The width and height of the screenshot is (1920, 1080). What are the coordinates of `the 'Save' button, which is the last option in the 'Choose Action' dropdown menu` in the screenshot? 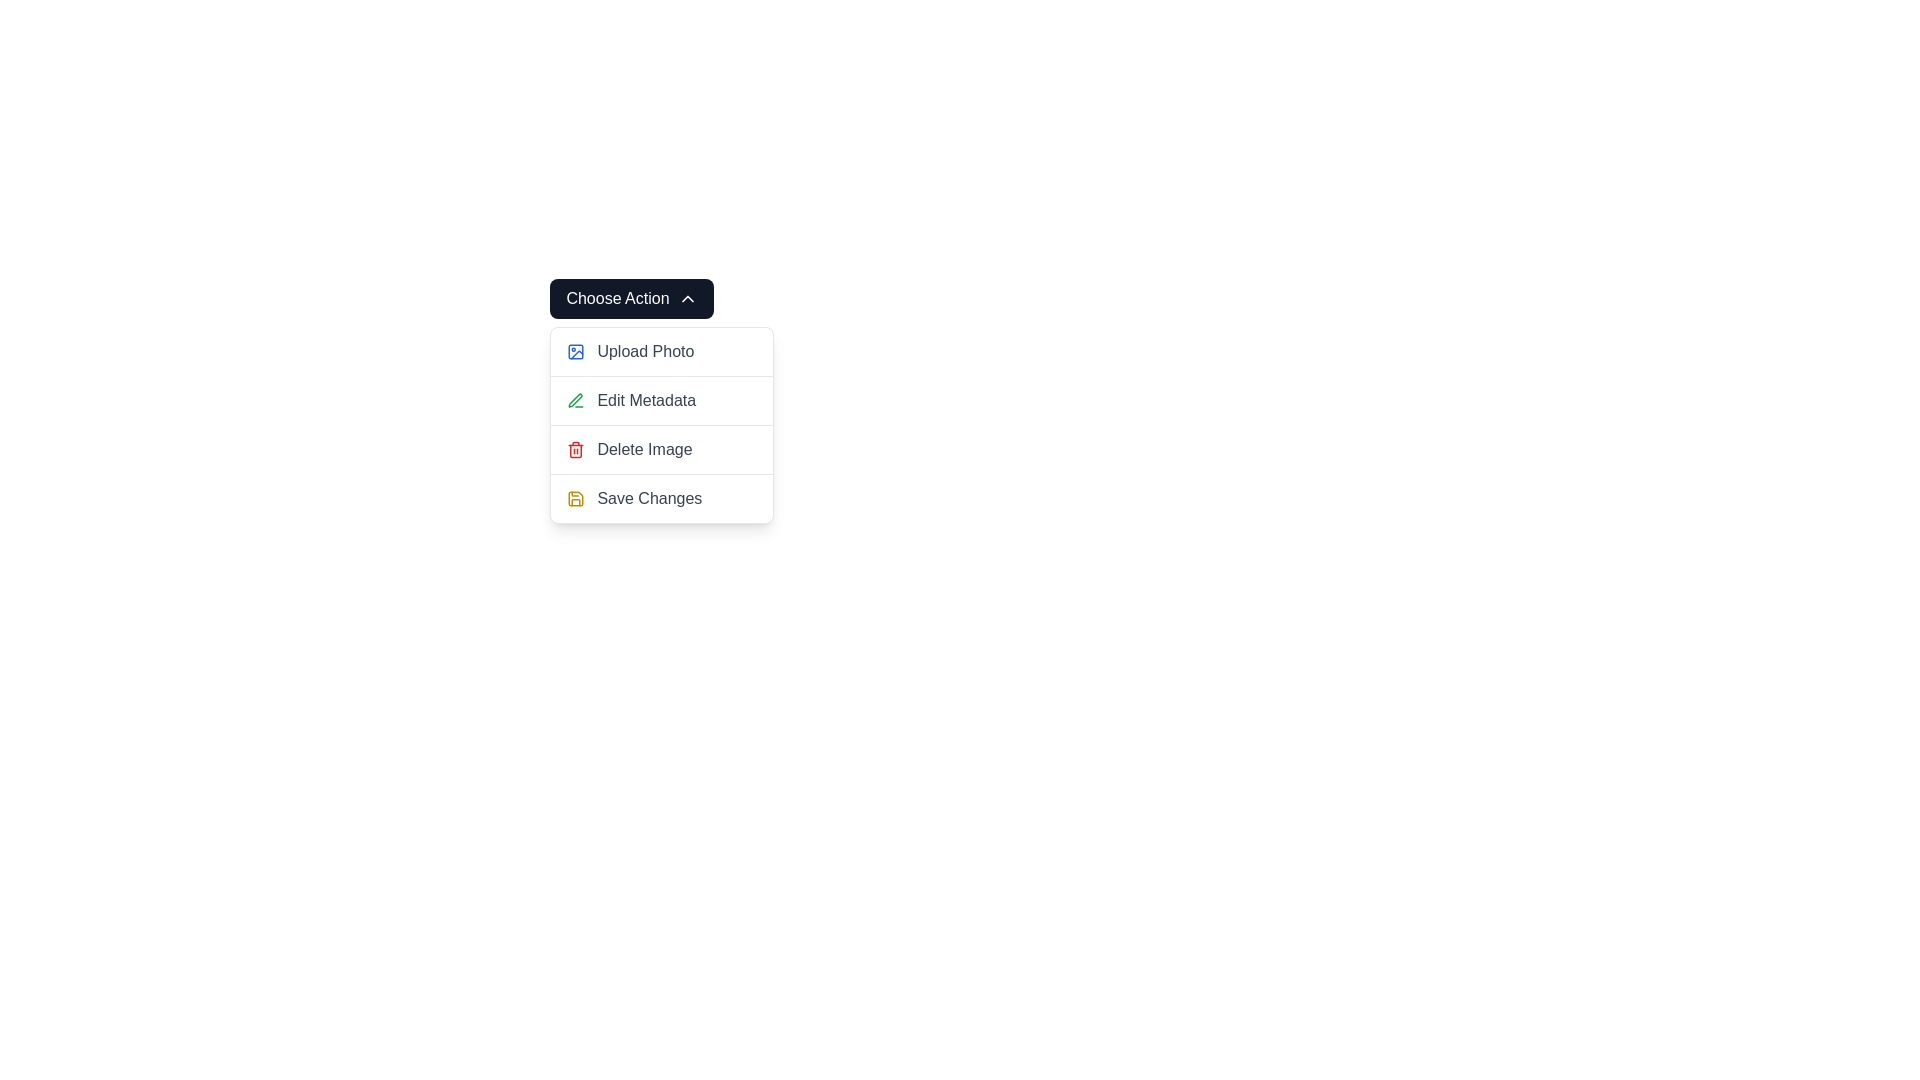 It's located at (662, 497).